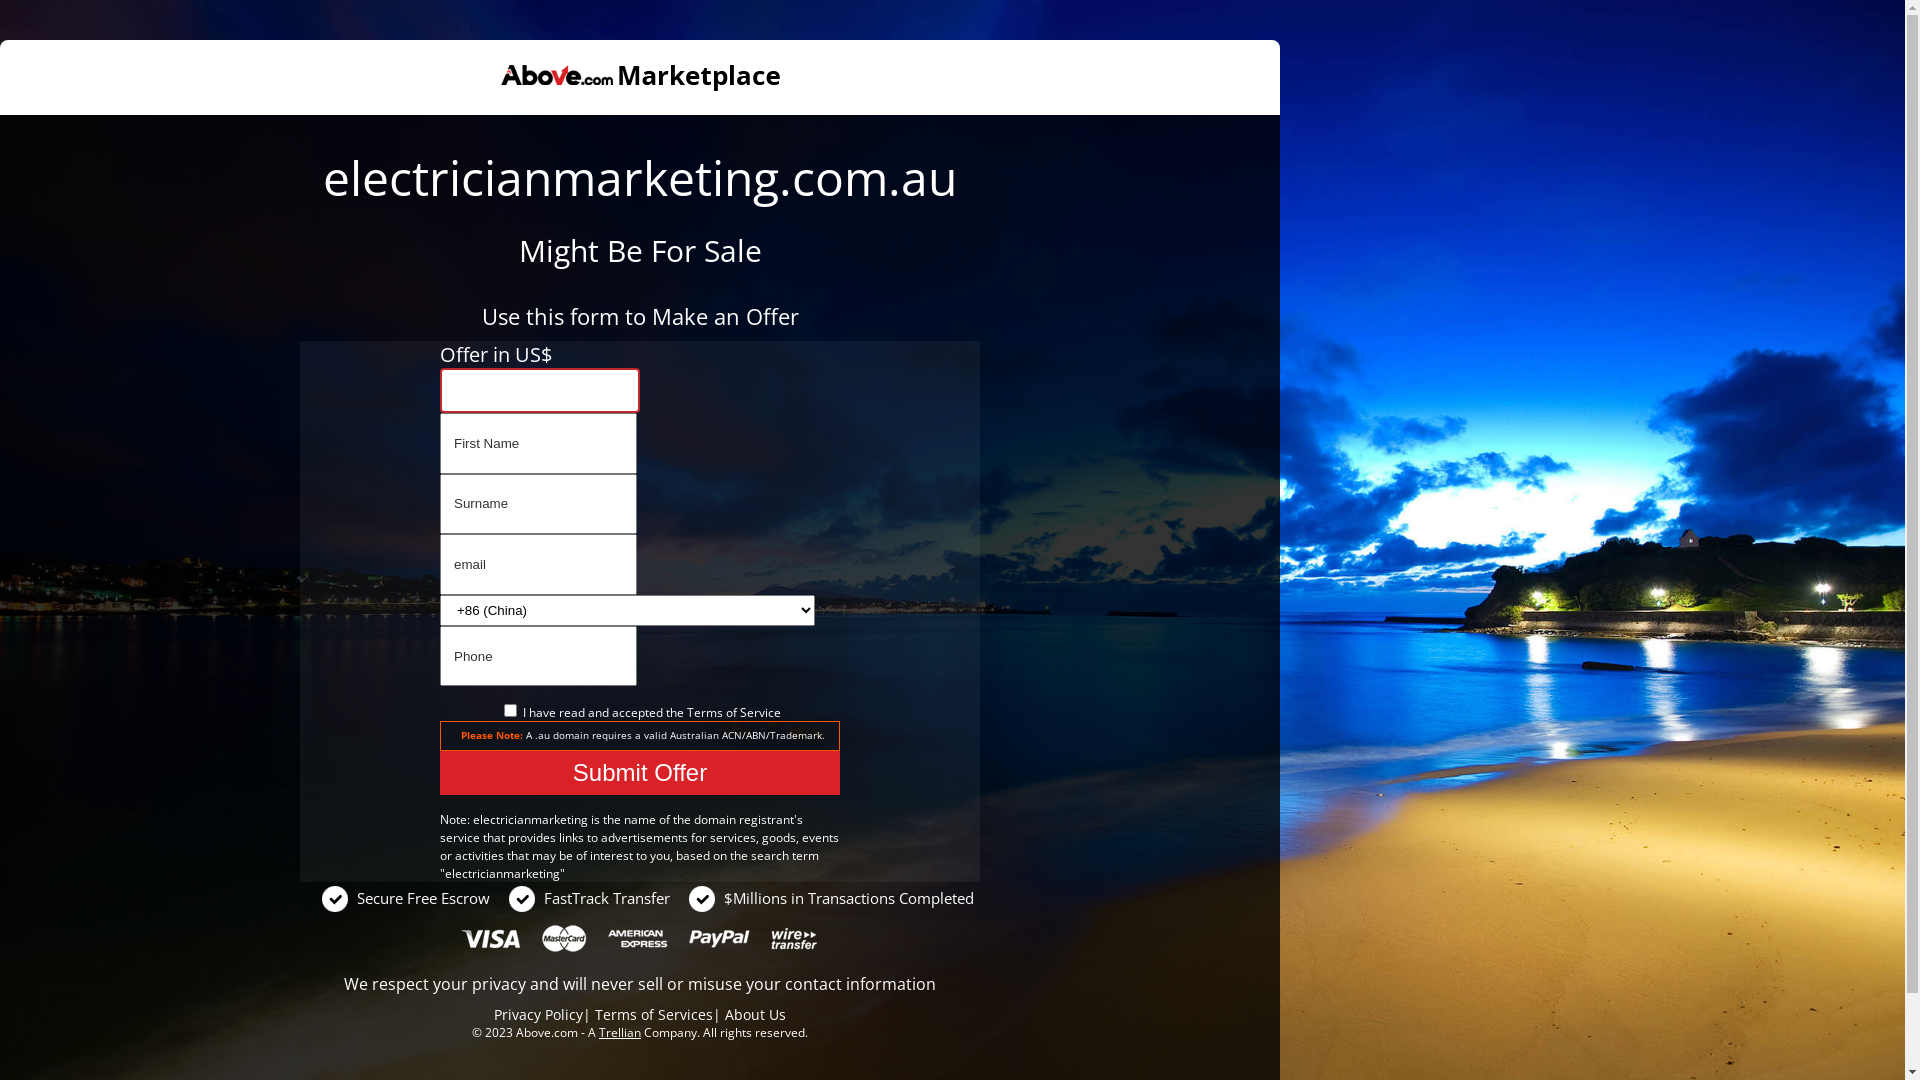  What do you see at coordinates (594, 1014) in the screenshot?
I see `'Terms of Services'` at bounding box center [594, 1014].